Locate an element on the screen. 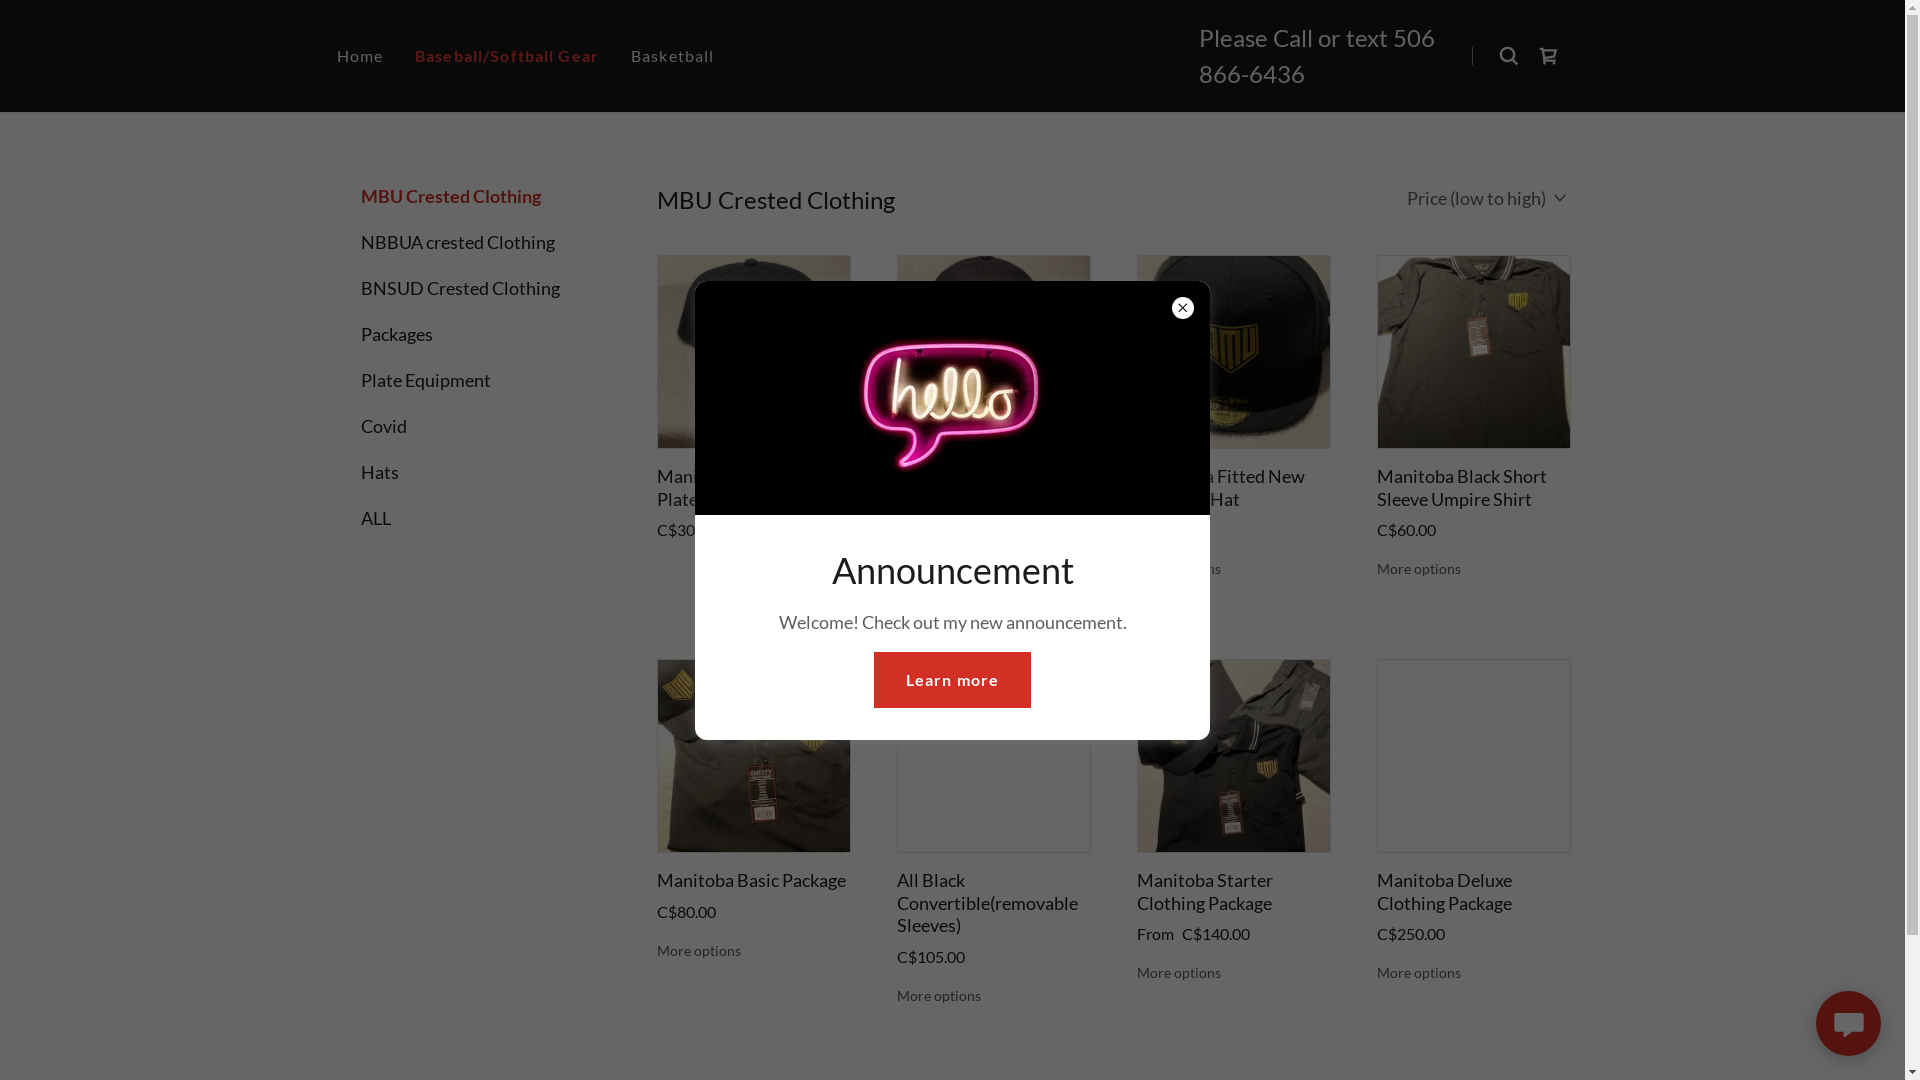  'Manitoba Basic Package is located at coordinates (656, 810).